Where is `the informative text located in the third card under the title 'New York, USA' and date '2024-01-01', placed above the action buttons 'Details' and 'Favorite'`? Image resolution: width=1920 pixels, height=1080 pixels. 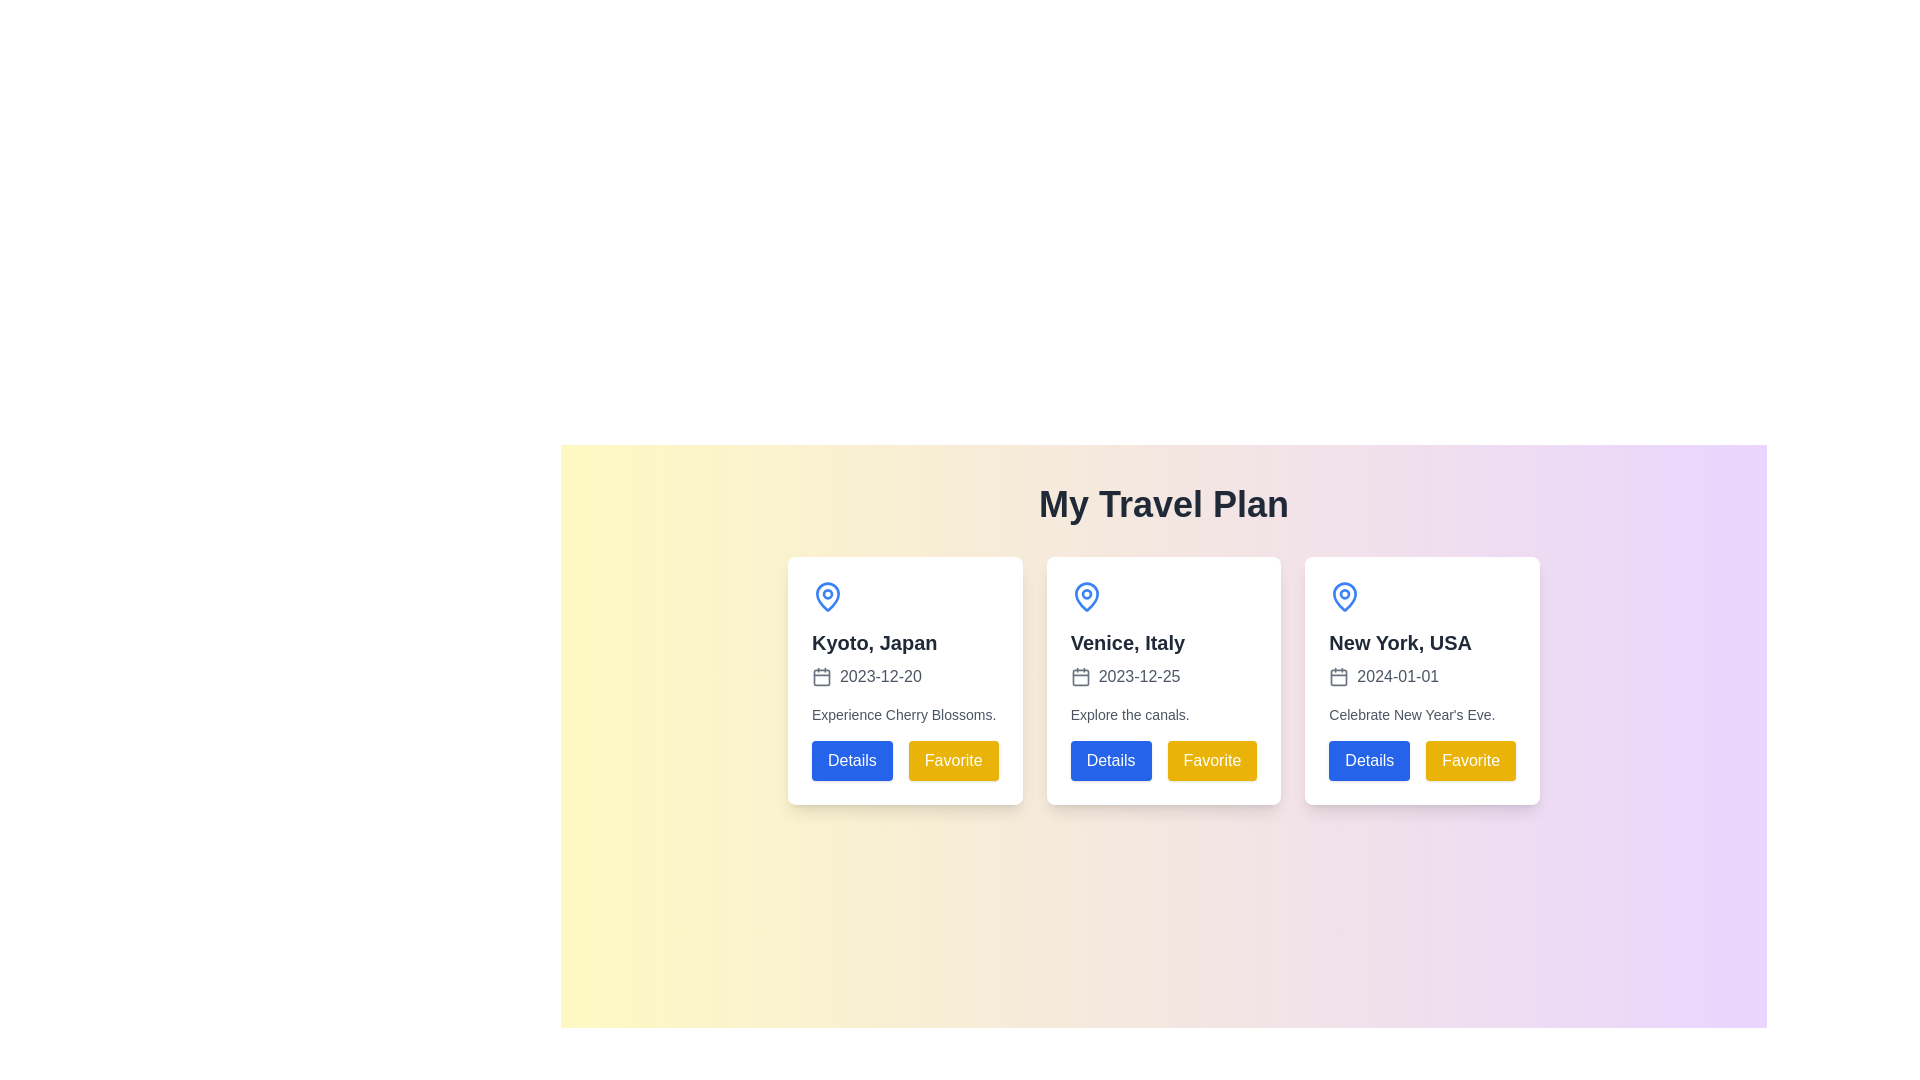
the informative text located in the third card under the title 'New York, USA' and date '2024-01-01', placed above the action buttons 'Details' and 'Favorite' is located at coordinates (1411, 713).